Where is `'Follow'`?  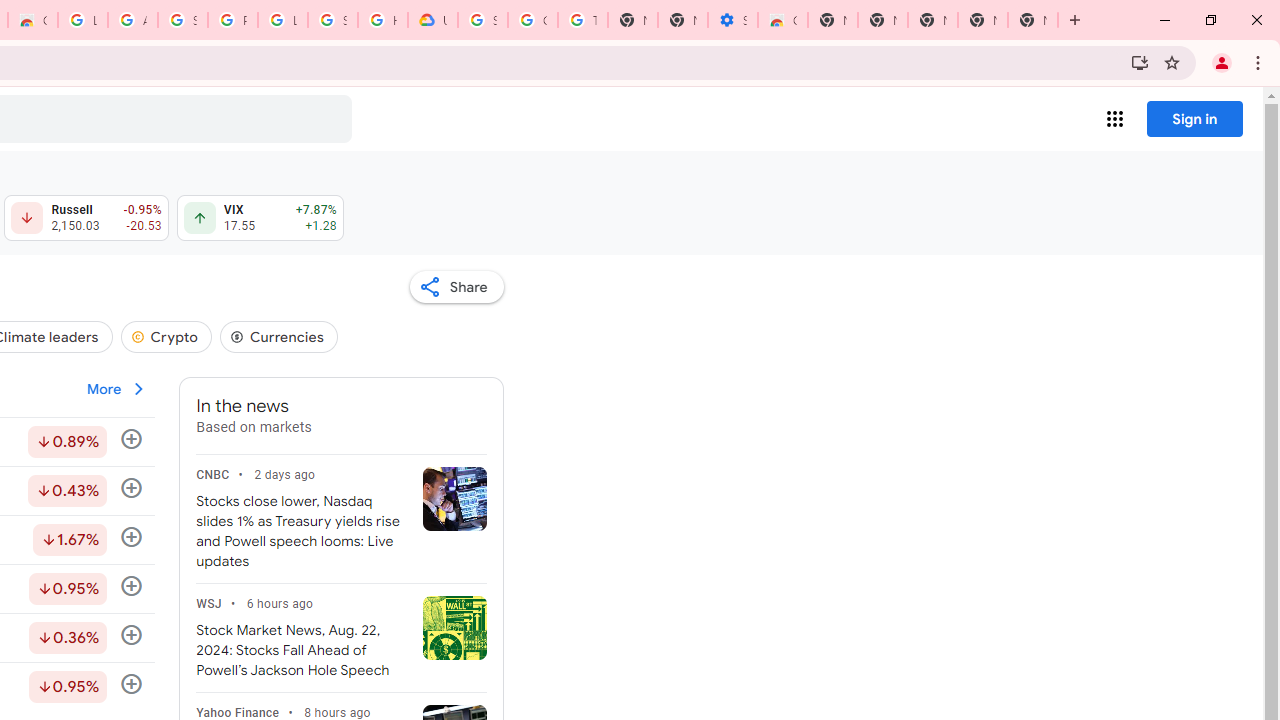
'Follow' is located at coordinates (130, 684).